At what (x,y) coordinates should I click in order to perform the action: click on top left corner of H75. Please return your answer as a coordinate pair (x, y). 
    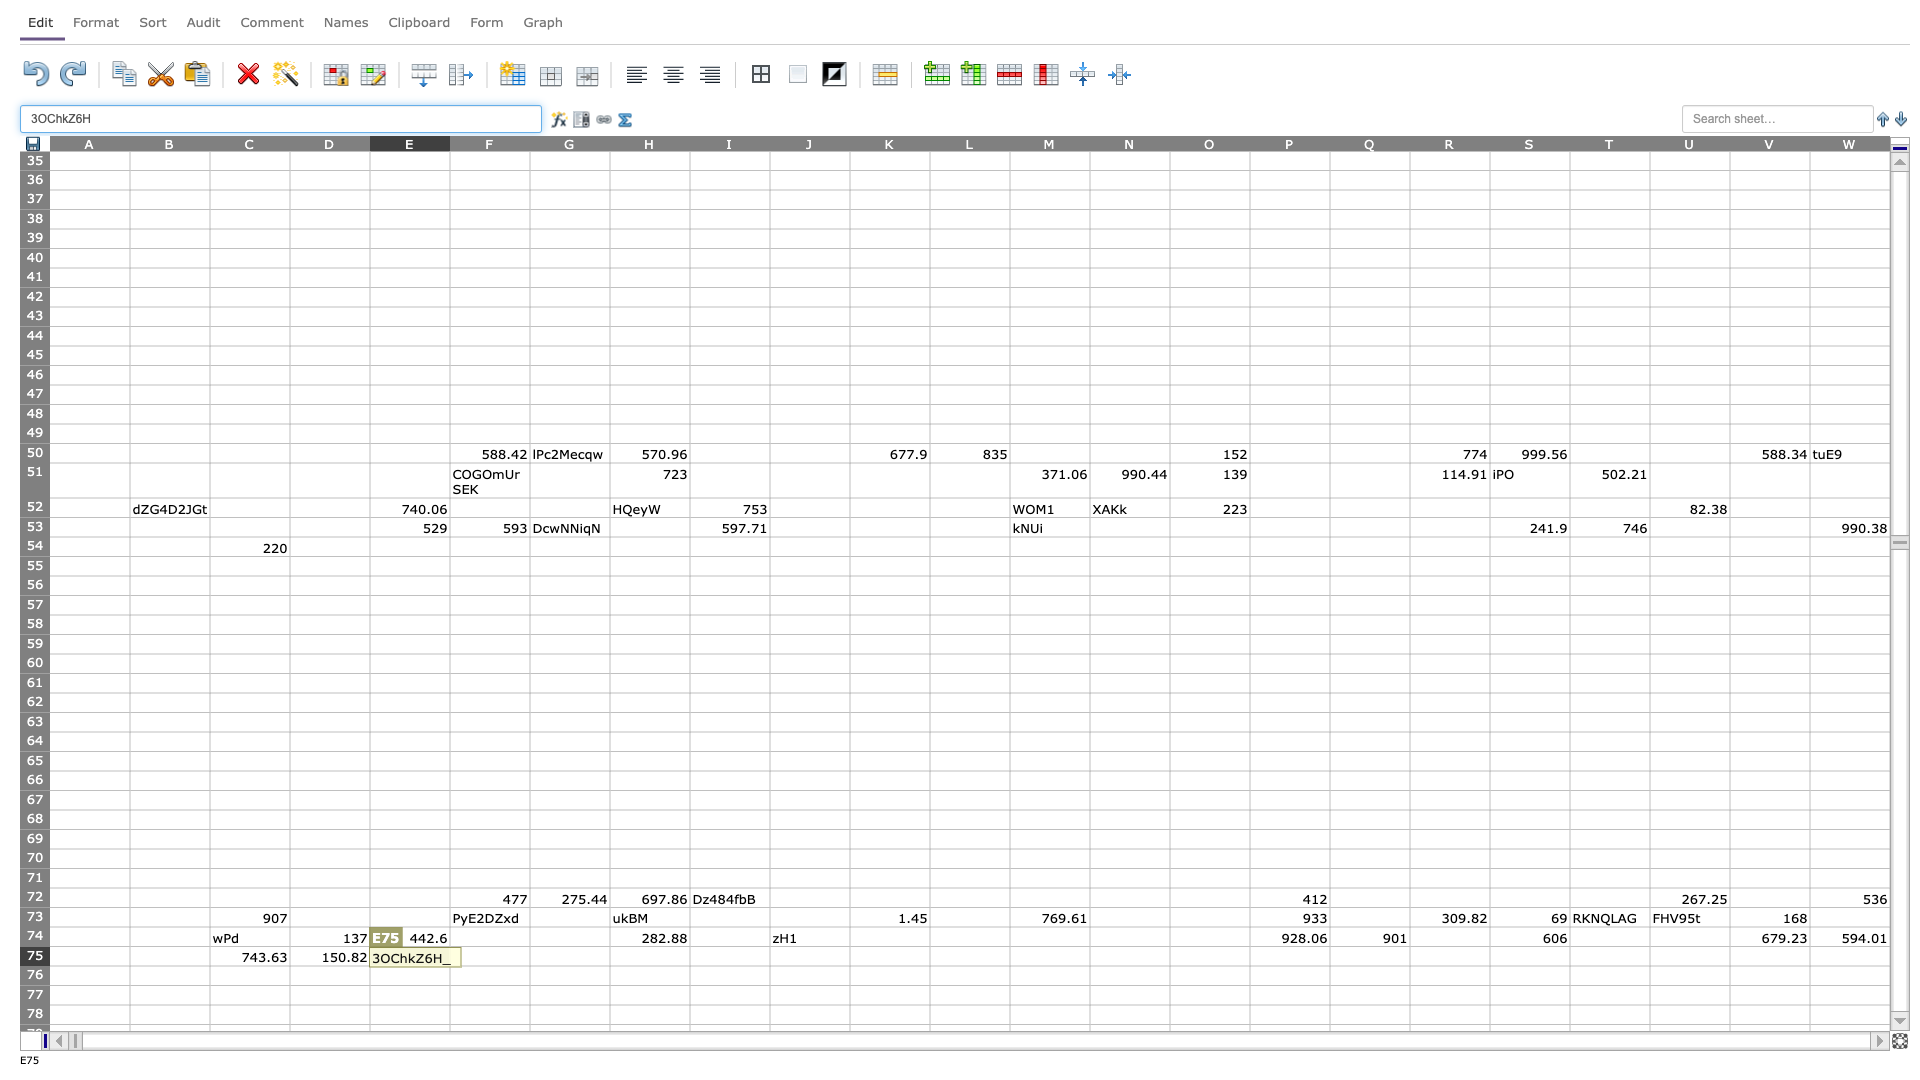
    Looking at the image, I should click on (608, 945).